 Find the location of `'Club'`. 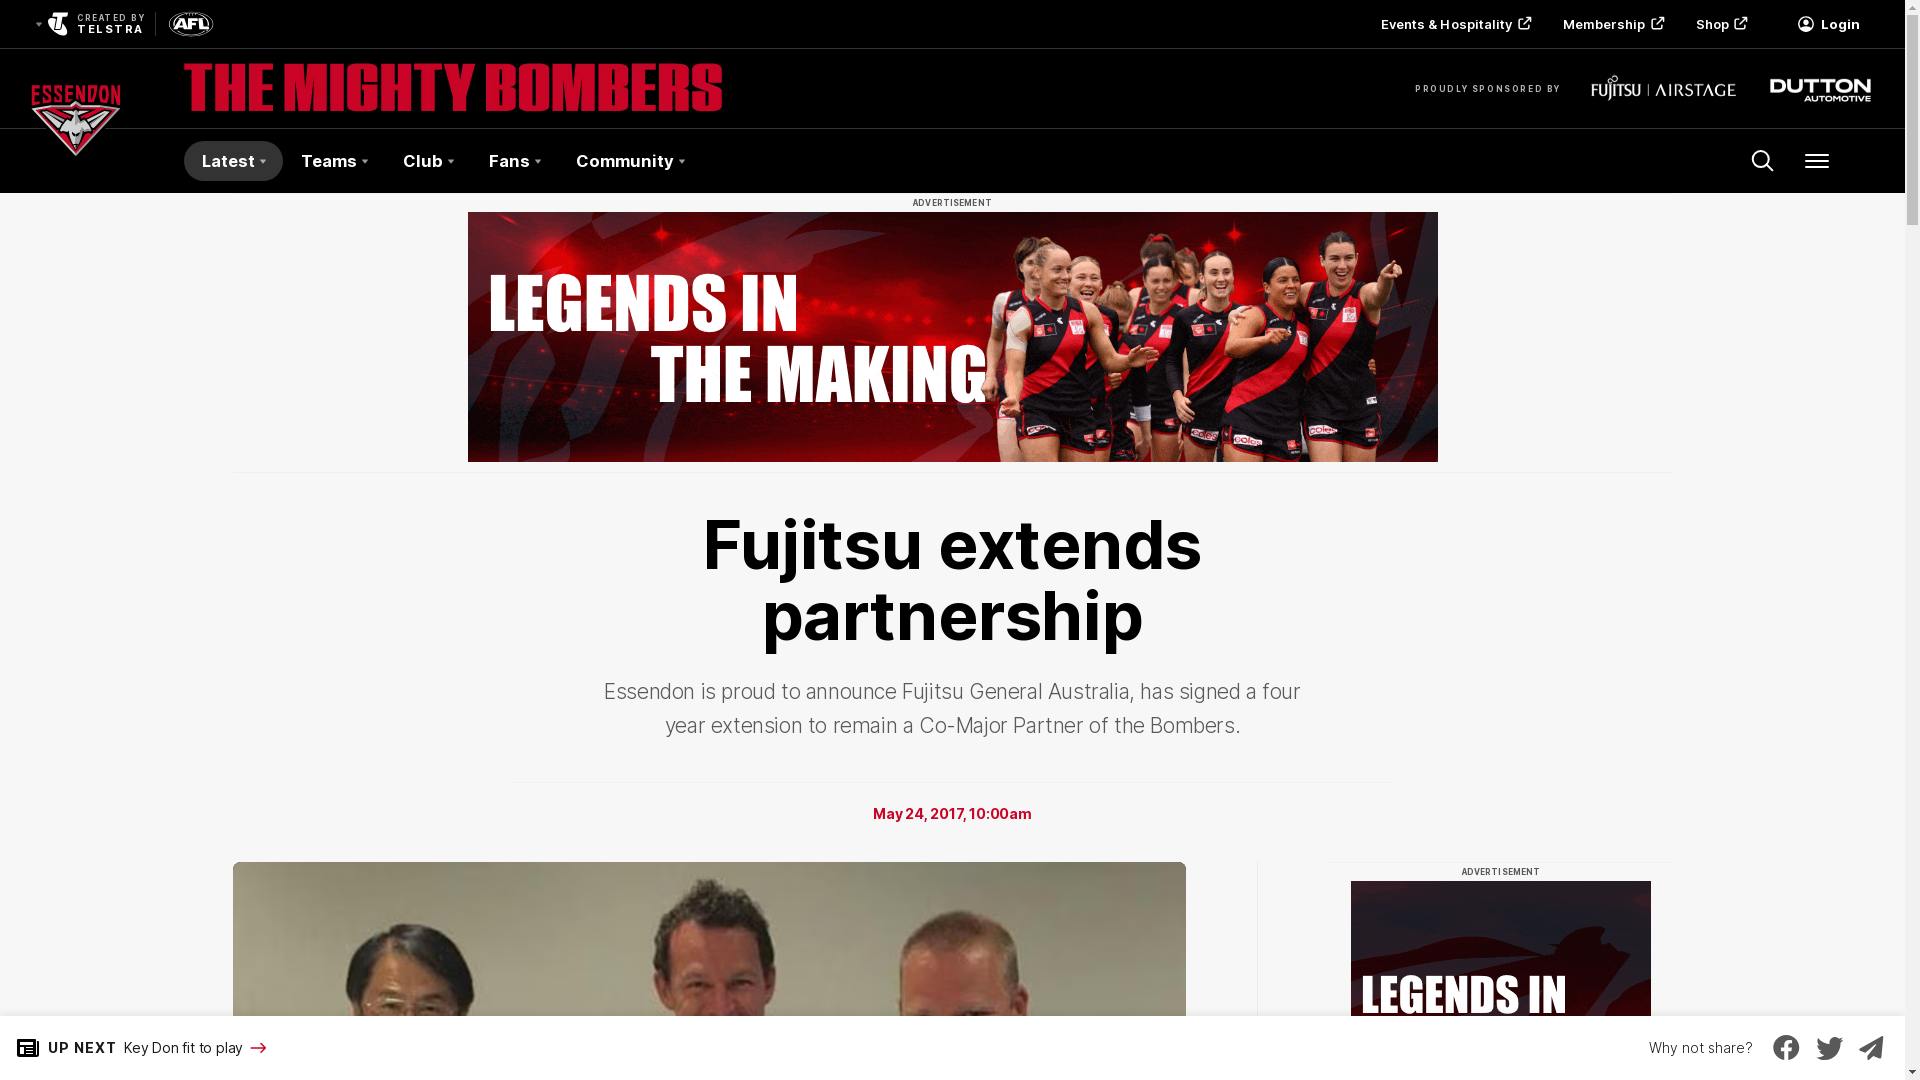

'Club' is located at coordinates (426, 160).